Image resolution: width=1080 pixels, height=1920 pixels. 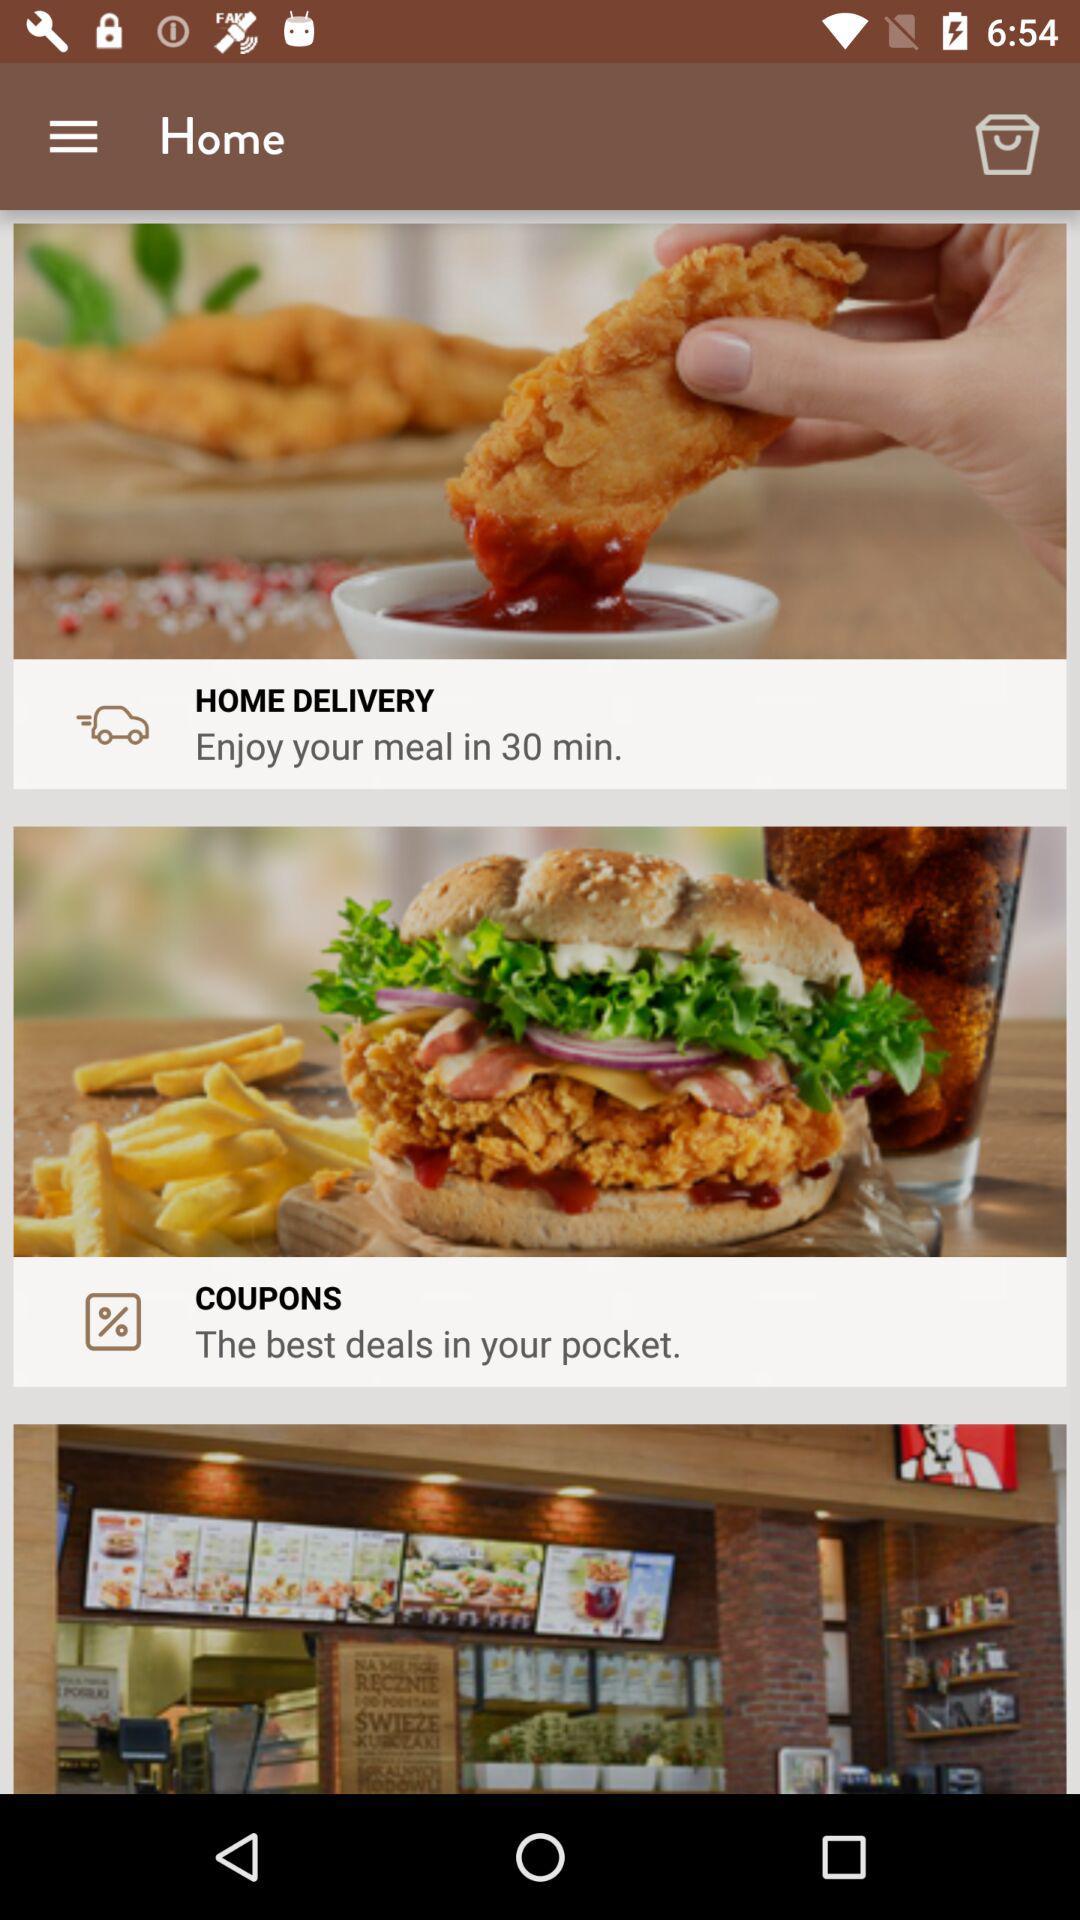 What do you see at coordinates (72, 135) in the screenshot?
I see `app next to the home app` at bounding box center [72, 135].